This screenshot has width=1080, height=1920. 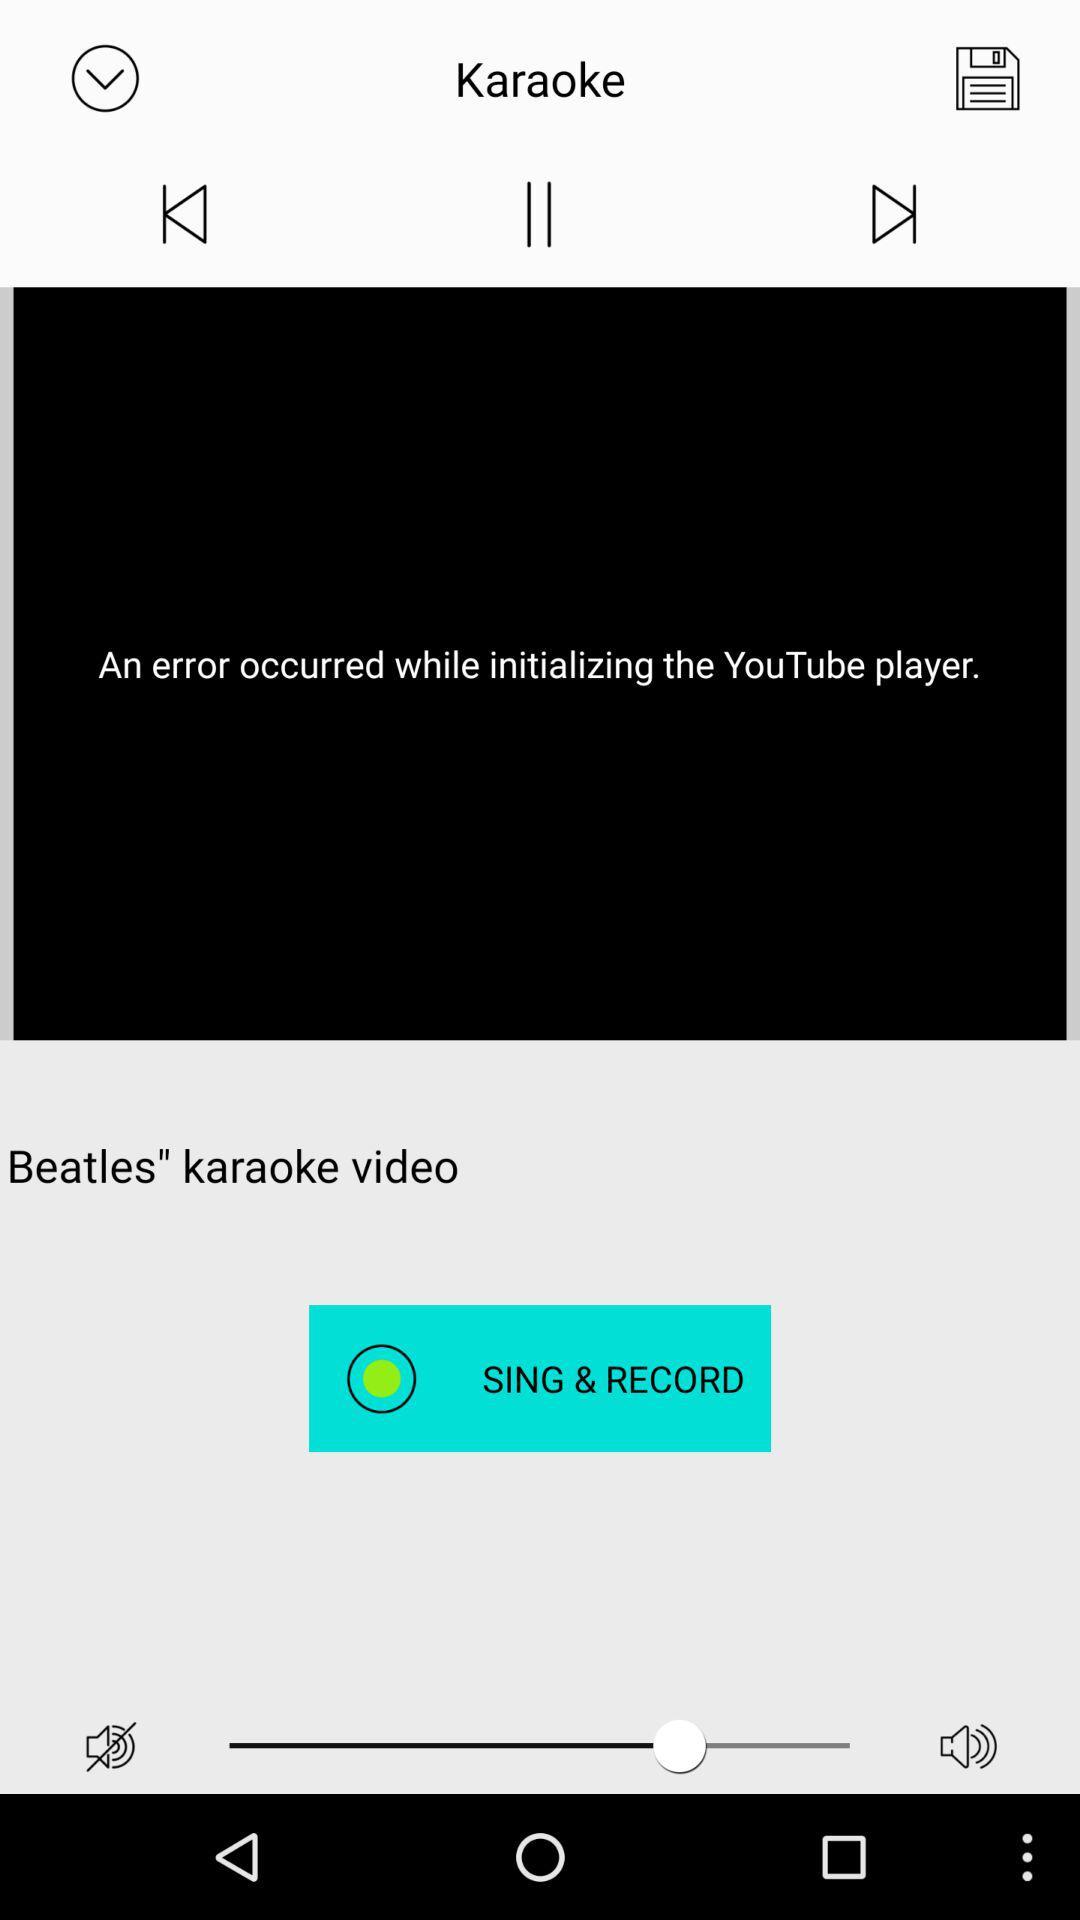 I want to click on the save icon, so click(x=986, y=83).